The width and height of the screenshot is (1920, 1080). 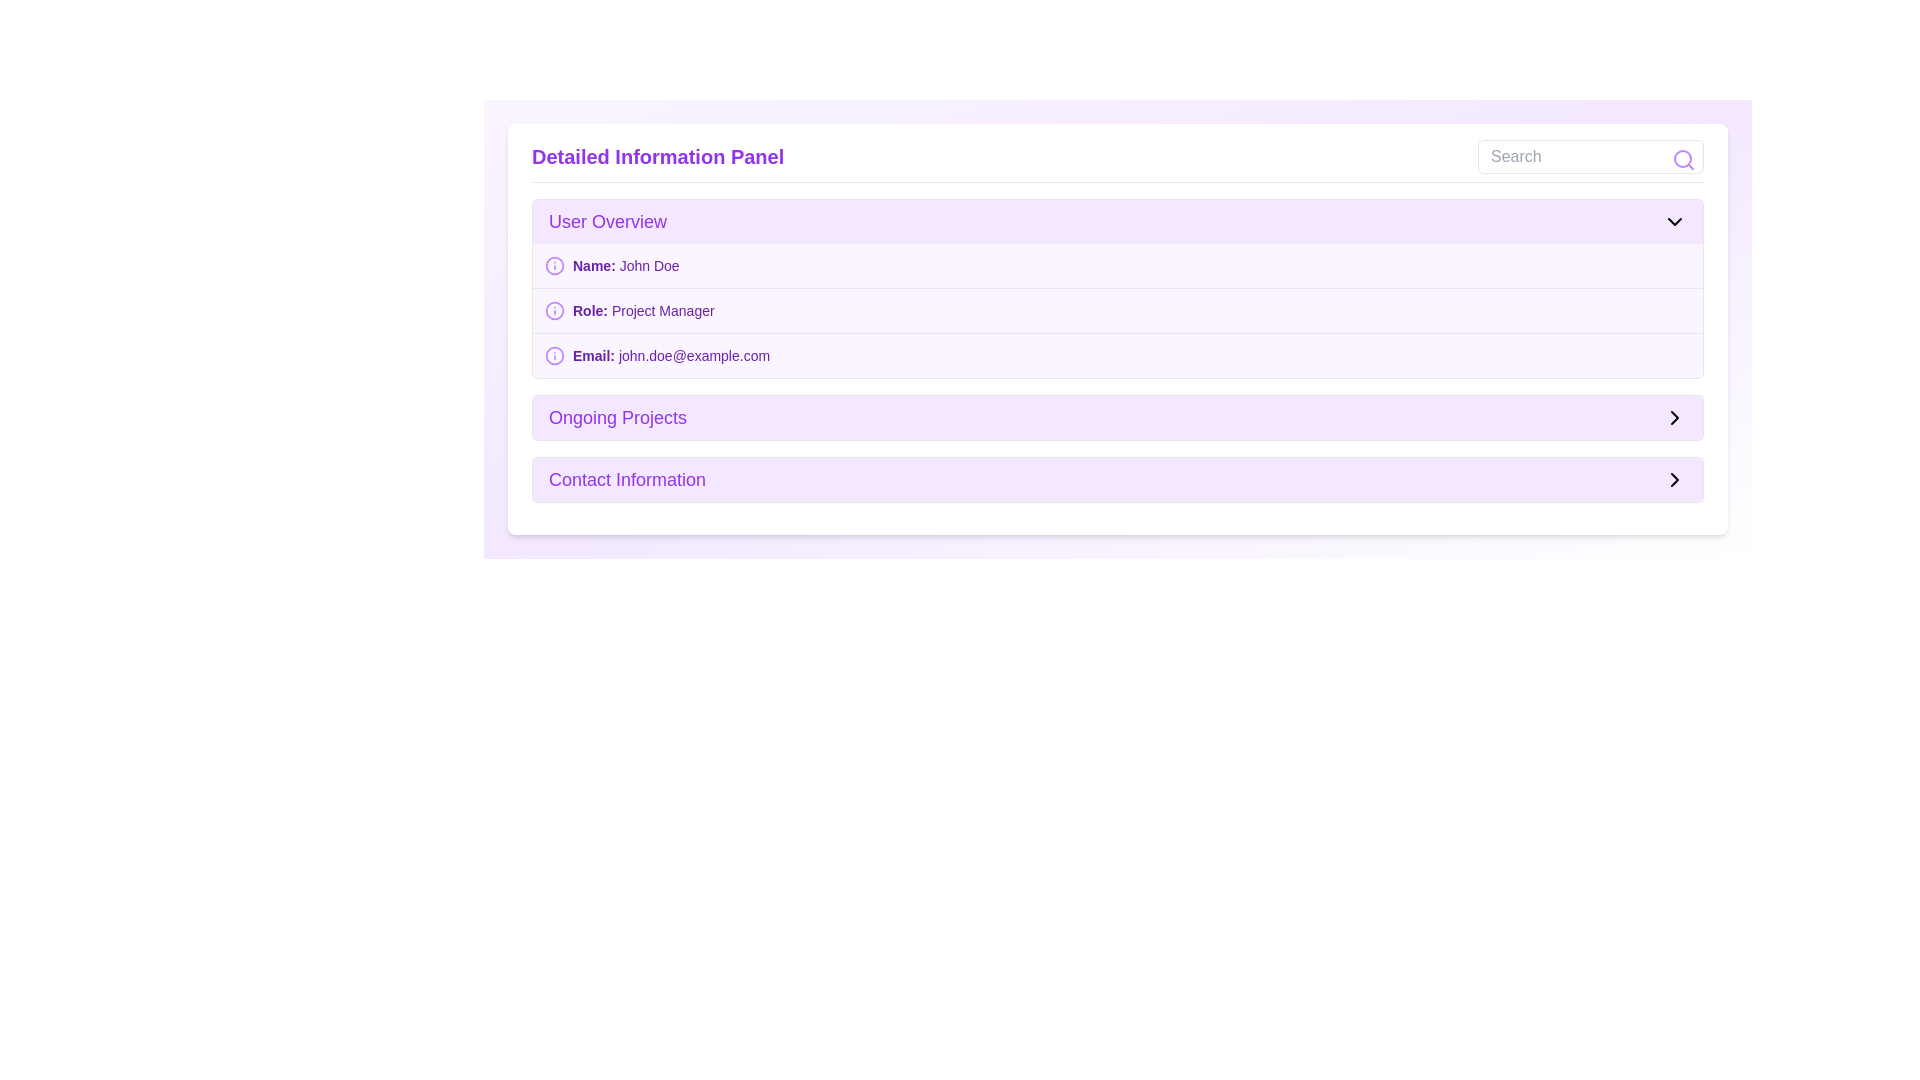 What do you see at coordinates (625, 265) in the screenshot?
I see `displayed name from the Text Display that identifies the user, located under the 'User Overview' heading as the first entry in the list` at bounding box center [625, 265].